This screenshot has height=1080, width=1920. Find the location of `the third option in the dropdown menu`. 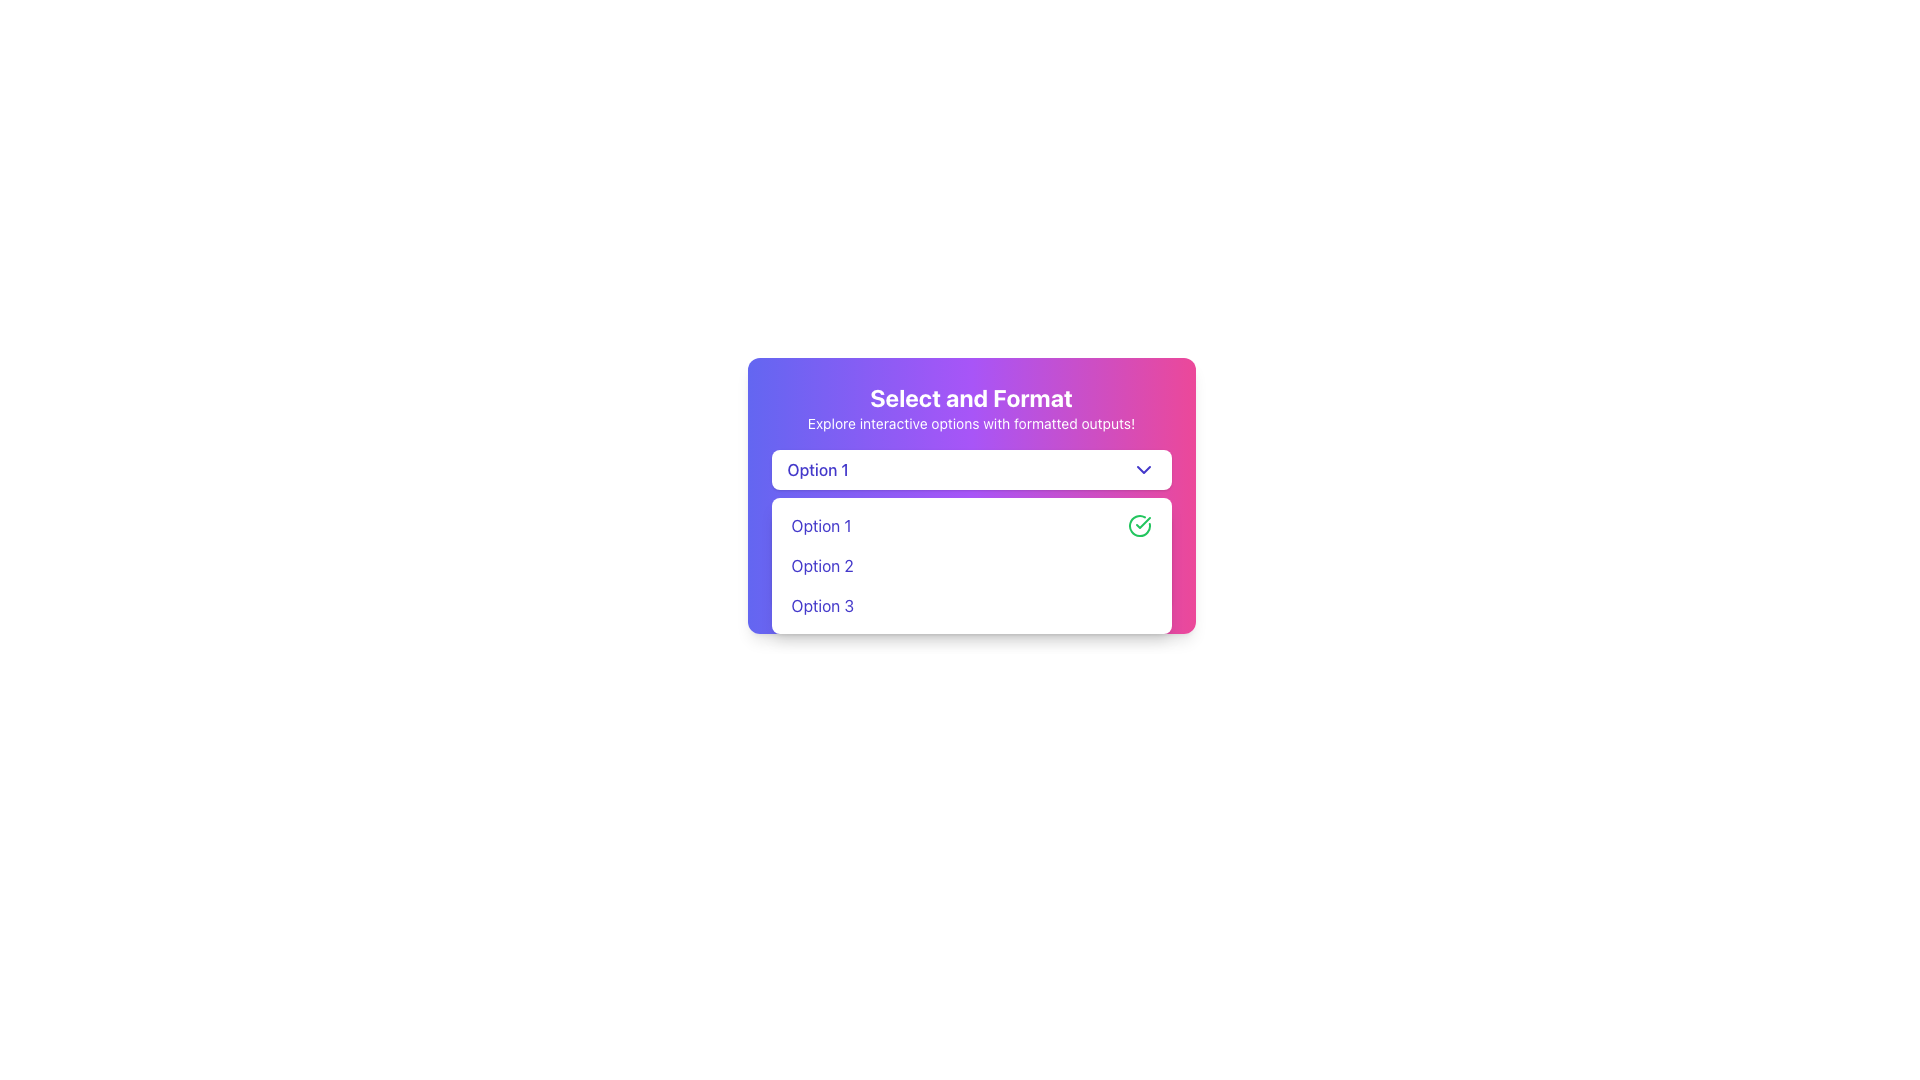

the third option in the dropdown menu is located at coordinates (971, 604).